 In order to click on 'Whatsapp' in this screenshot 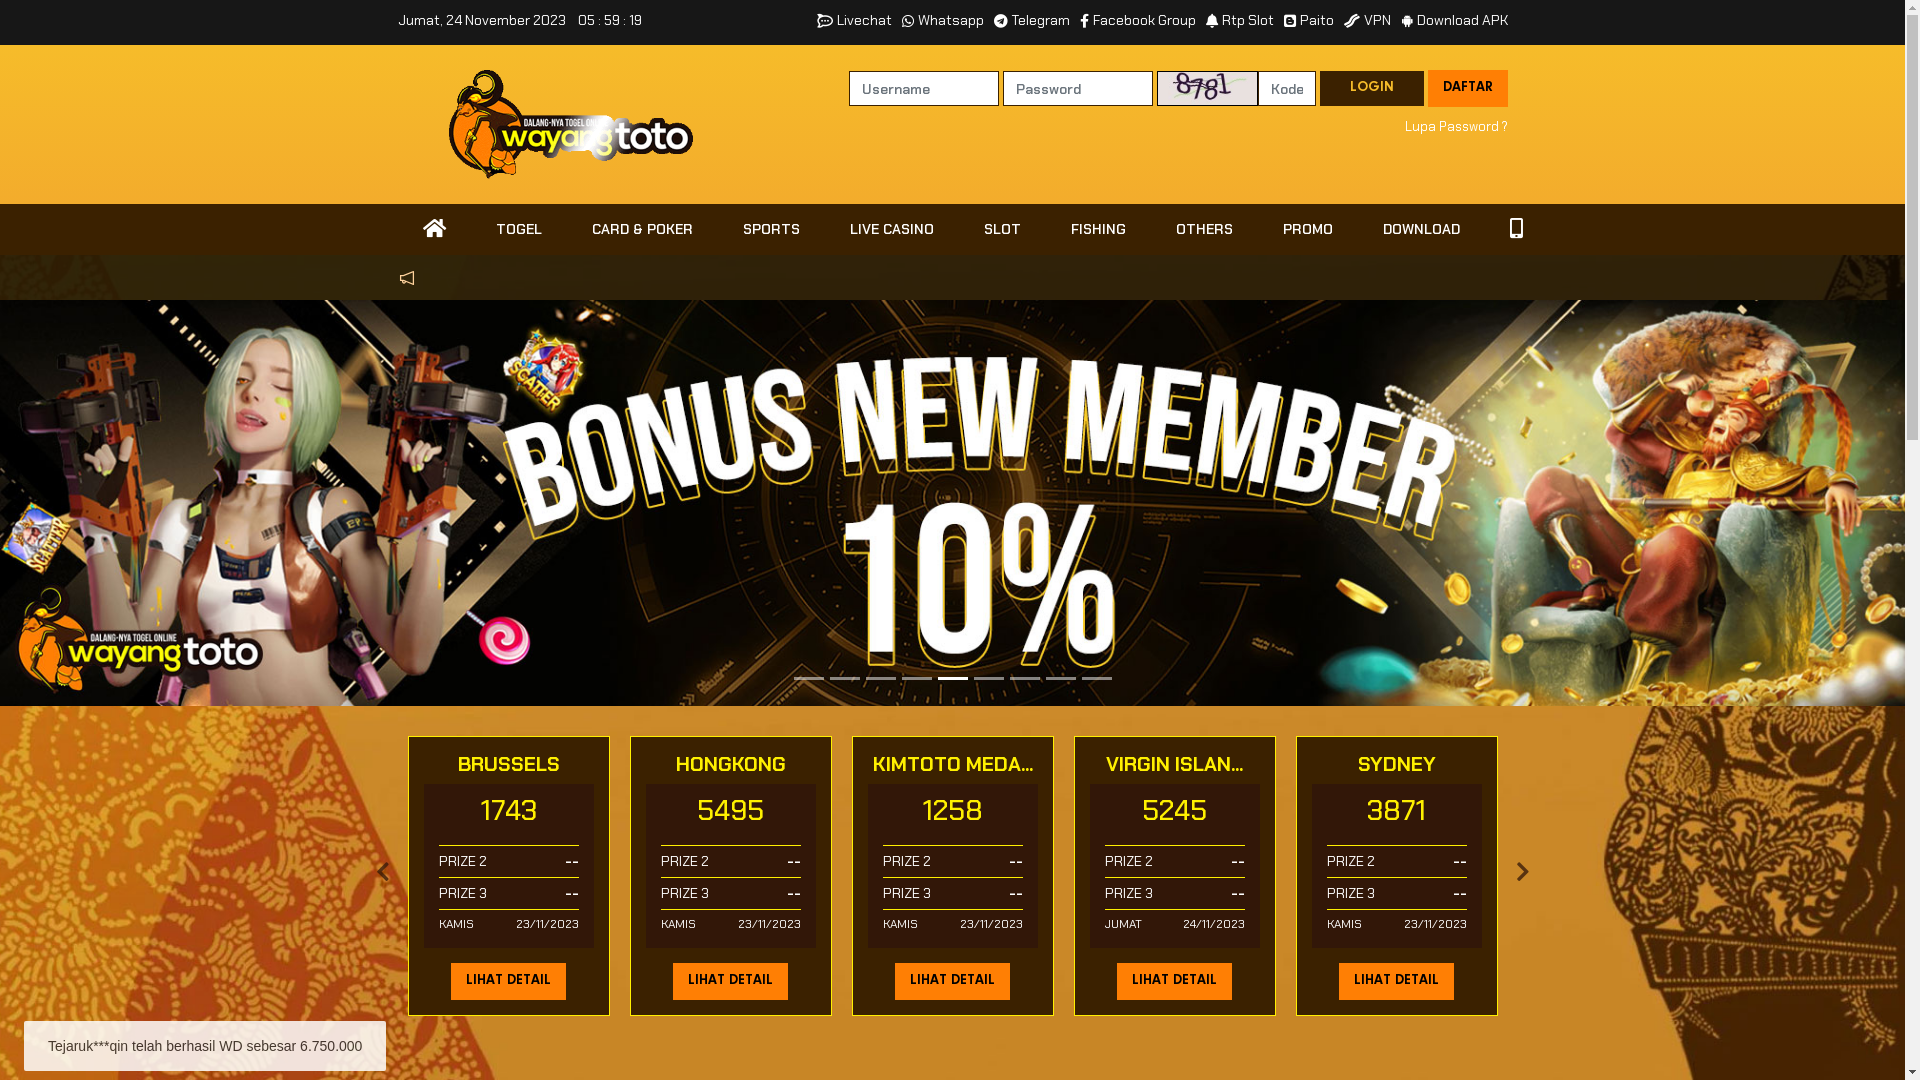, I will do `click(901, 20)`.